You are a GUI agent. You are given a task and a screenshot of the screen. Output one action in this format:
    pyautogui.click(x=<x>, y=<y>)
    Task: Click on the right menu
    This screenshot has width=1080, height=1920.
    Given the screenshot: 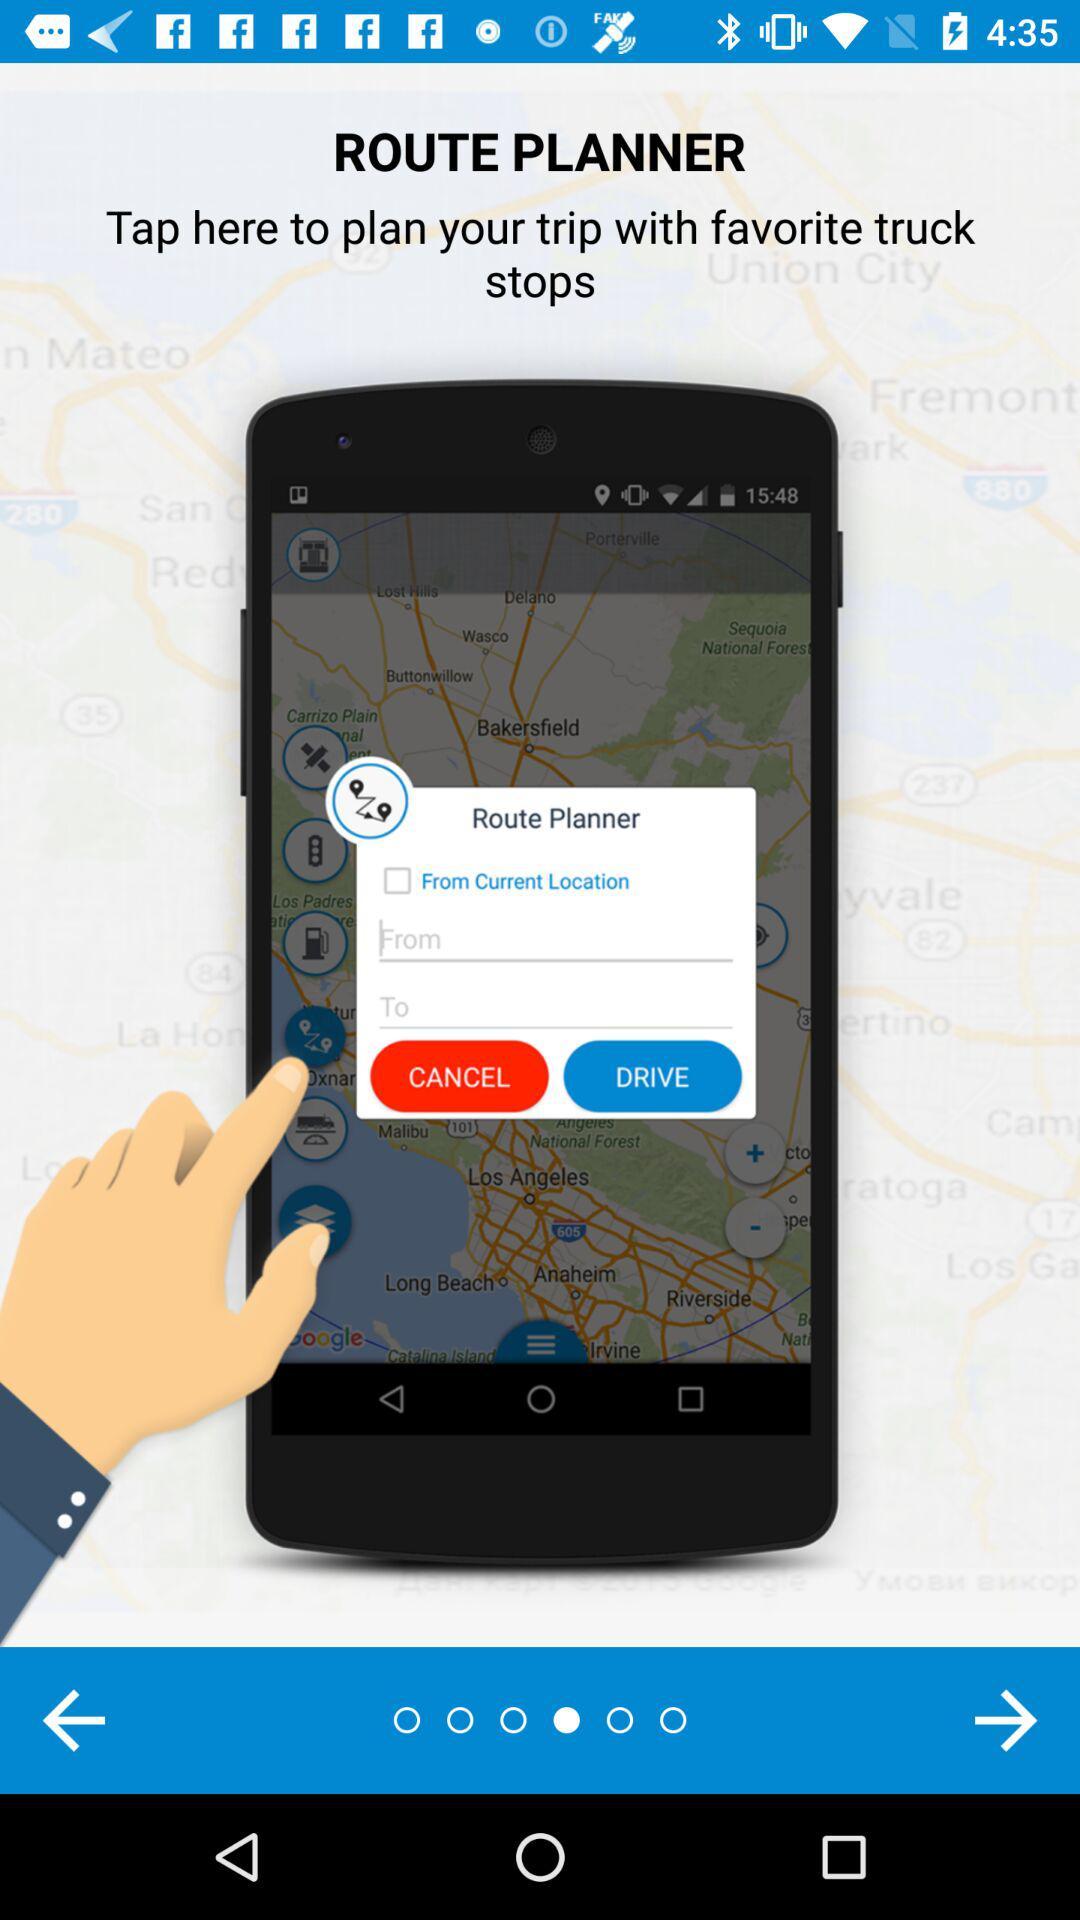 What is the action you would take?
    pyautogui.click(x=1006, y=1719)
    